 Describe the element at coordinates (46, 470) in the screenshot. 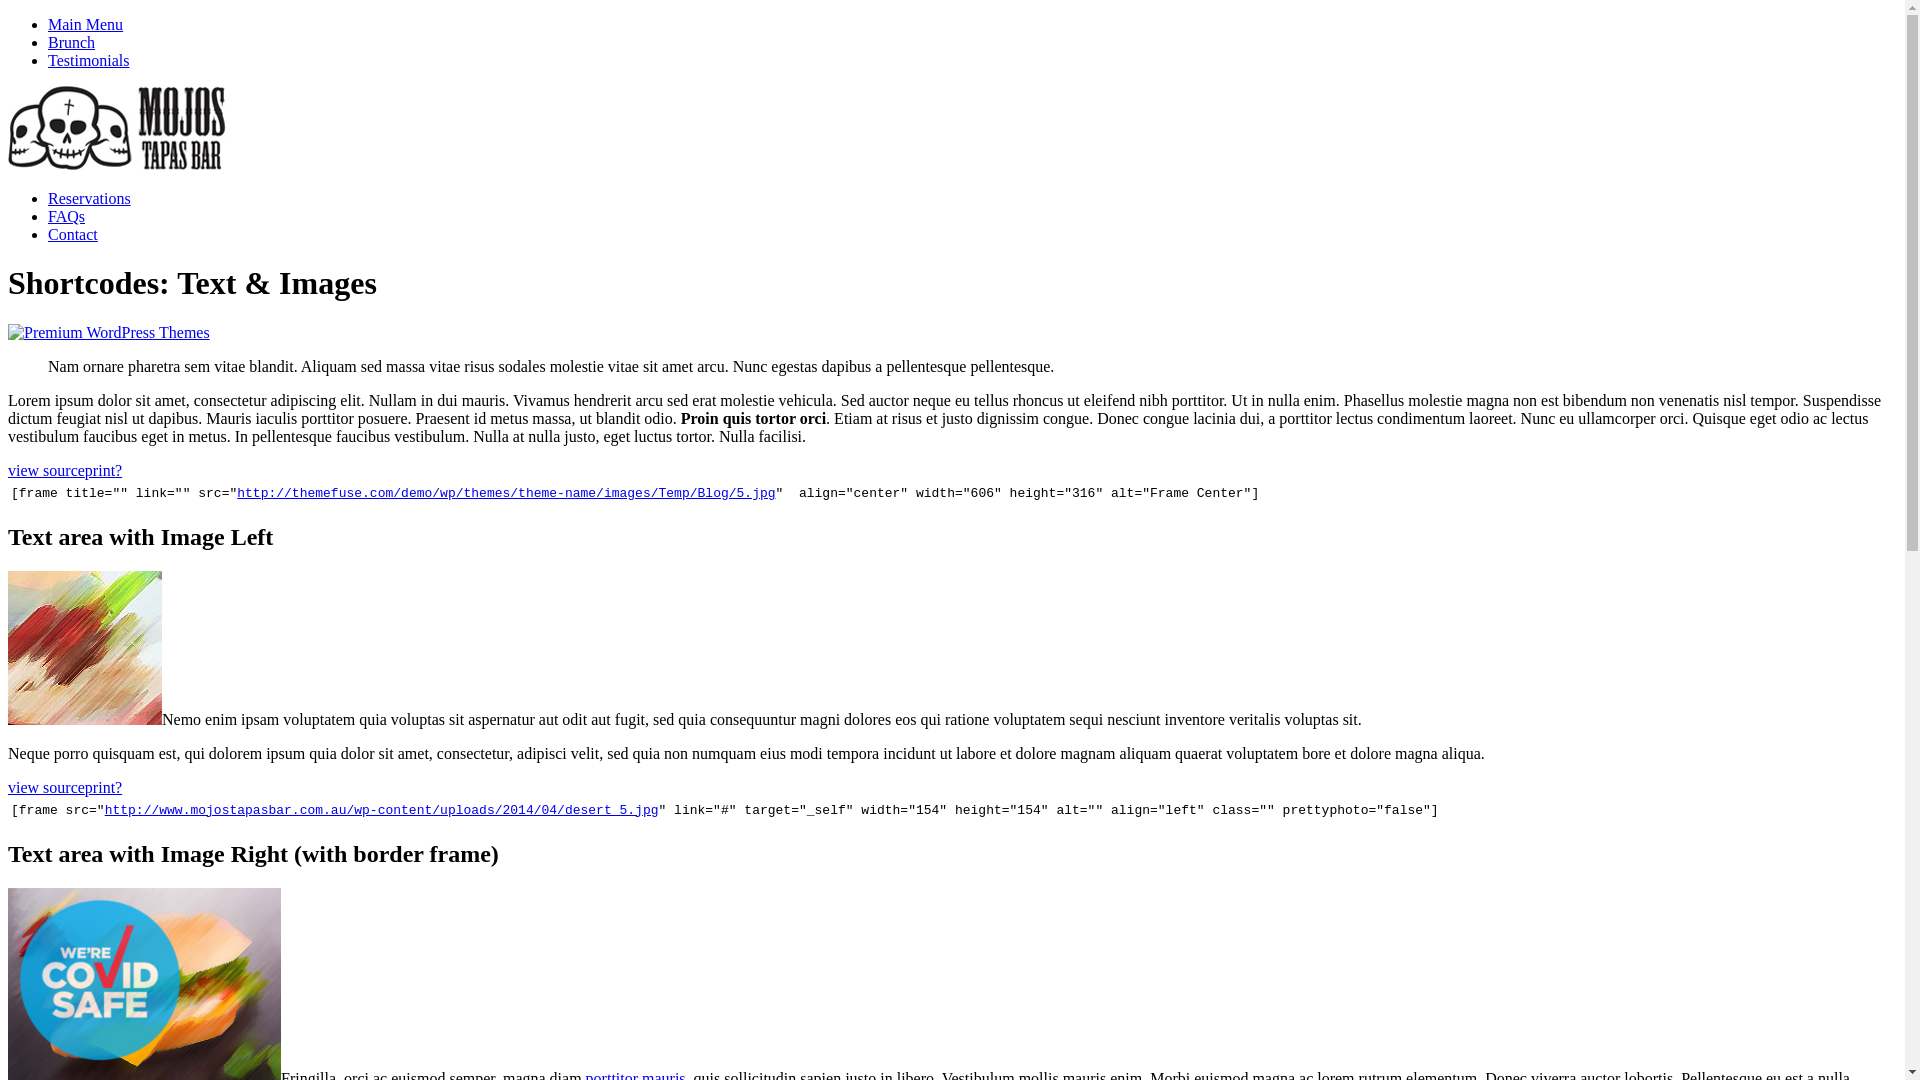

I see `'view source'` at that location.